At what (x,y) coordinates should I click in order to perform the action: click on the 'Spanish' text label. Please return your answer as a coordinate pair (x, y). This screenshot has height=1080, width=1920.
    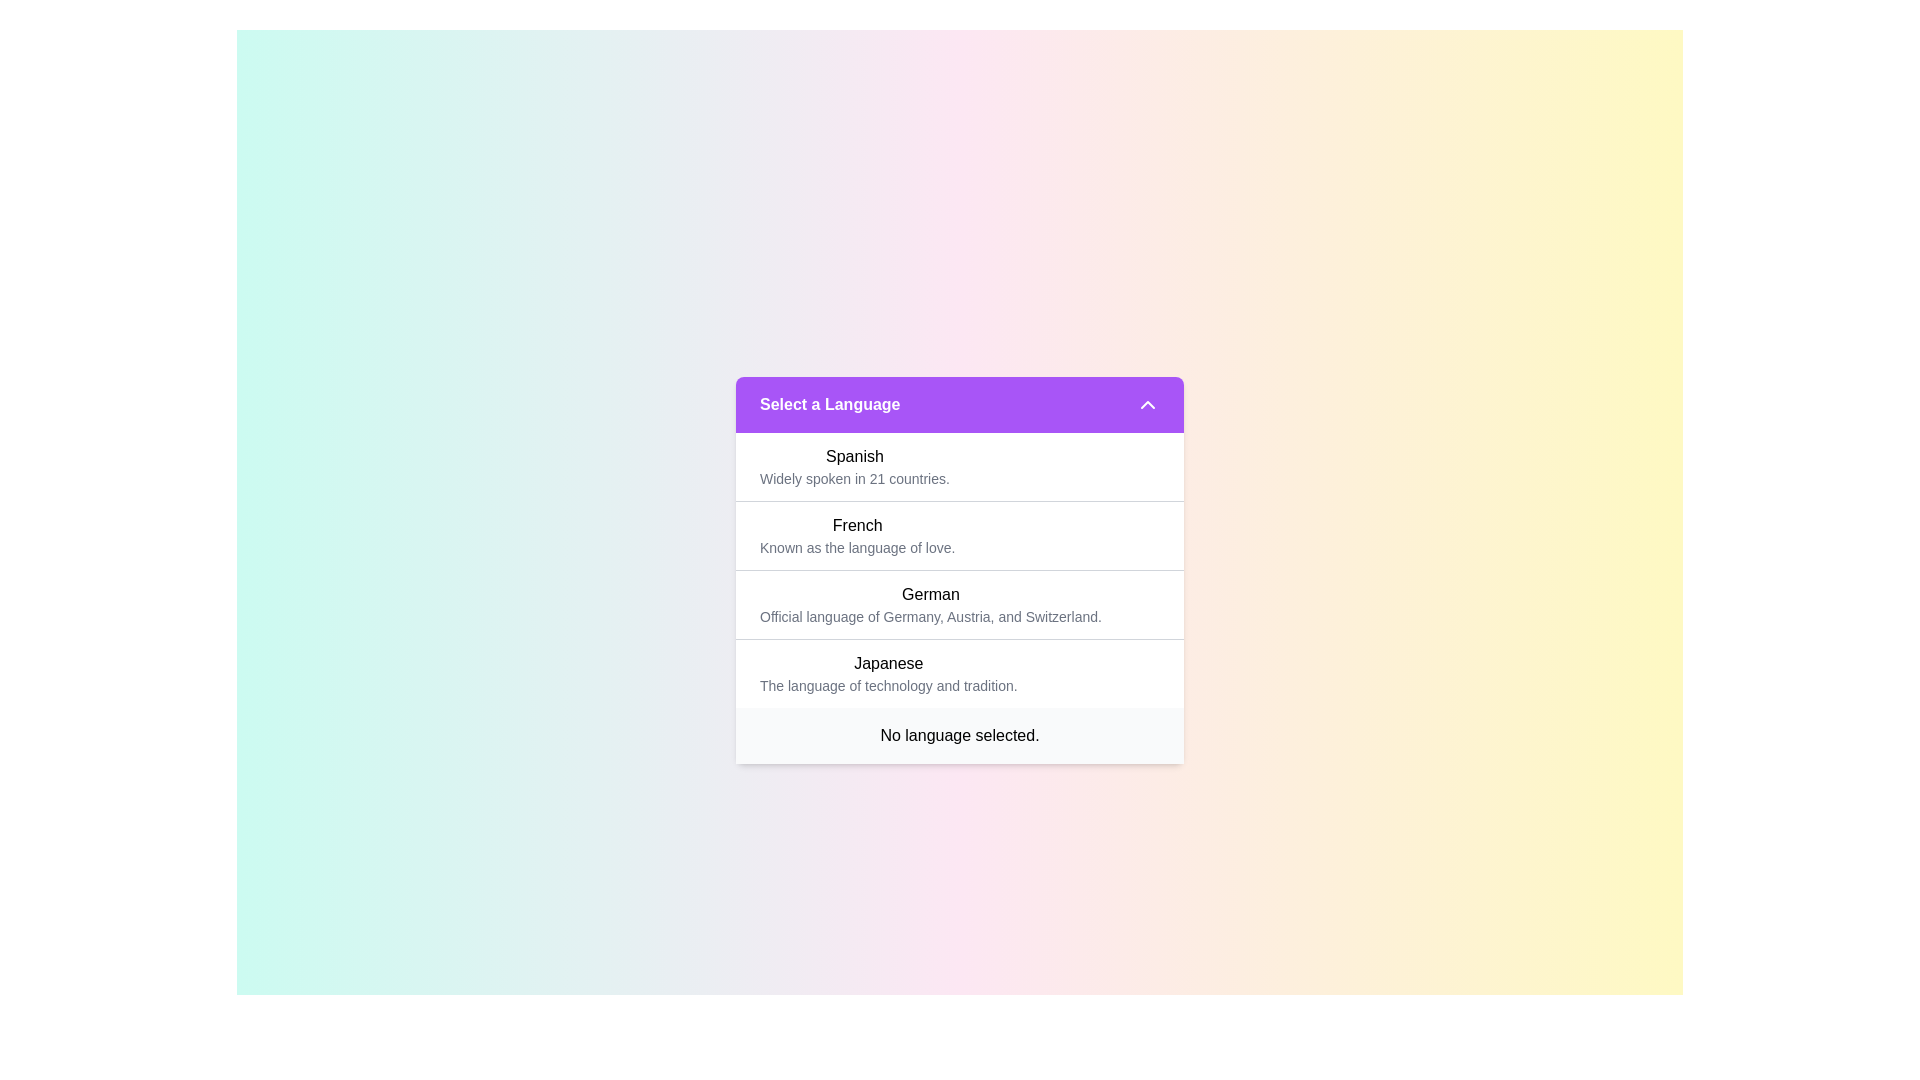
    Looking at the image, I should click on (854, 456).